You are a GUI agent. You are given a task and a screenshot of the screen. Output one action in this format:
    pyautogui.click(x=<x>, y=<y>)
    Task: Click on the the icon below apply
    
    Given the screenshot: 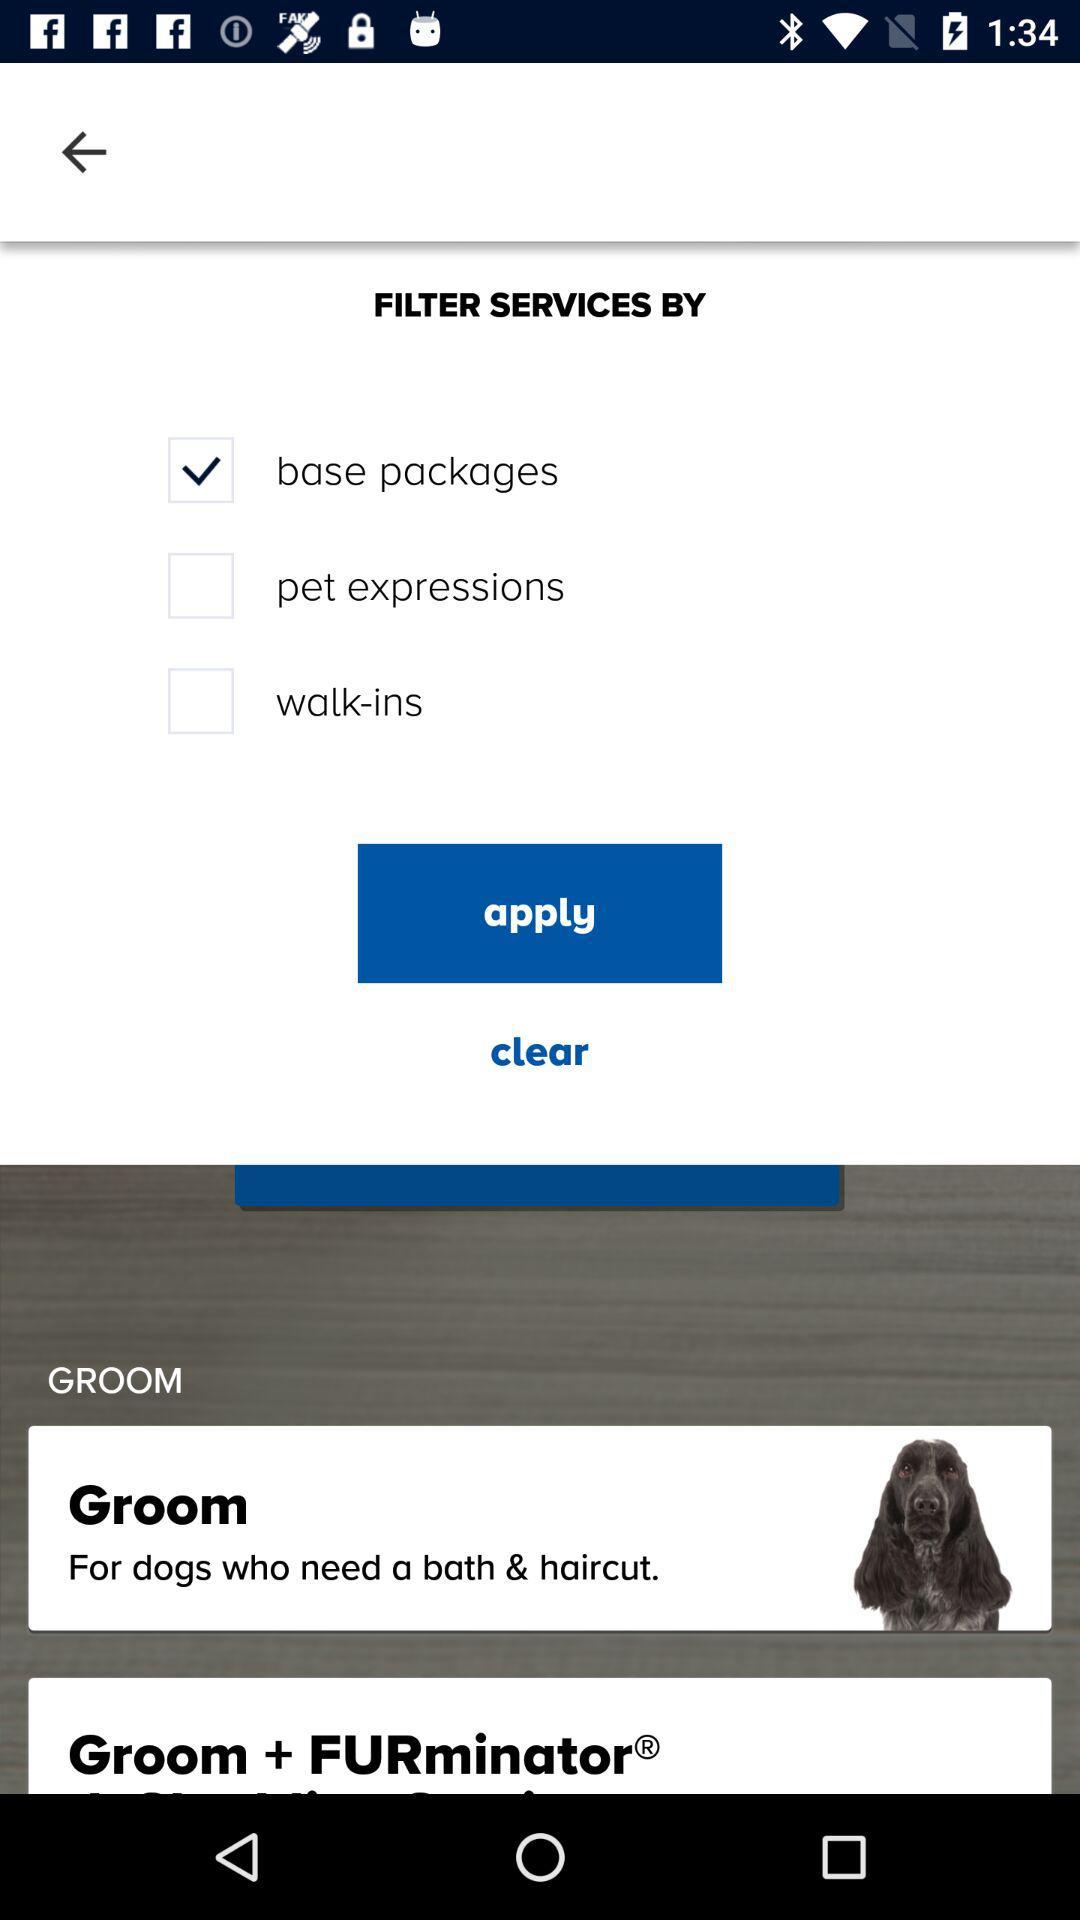 What is the action you would take?
    pyautogui.click(x=538, y=1051)
    